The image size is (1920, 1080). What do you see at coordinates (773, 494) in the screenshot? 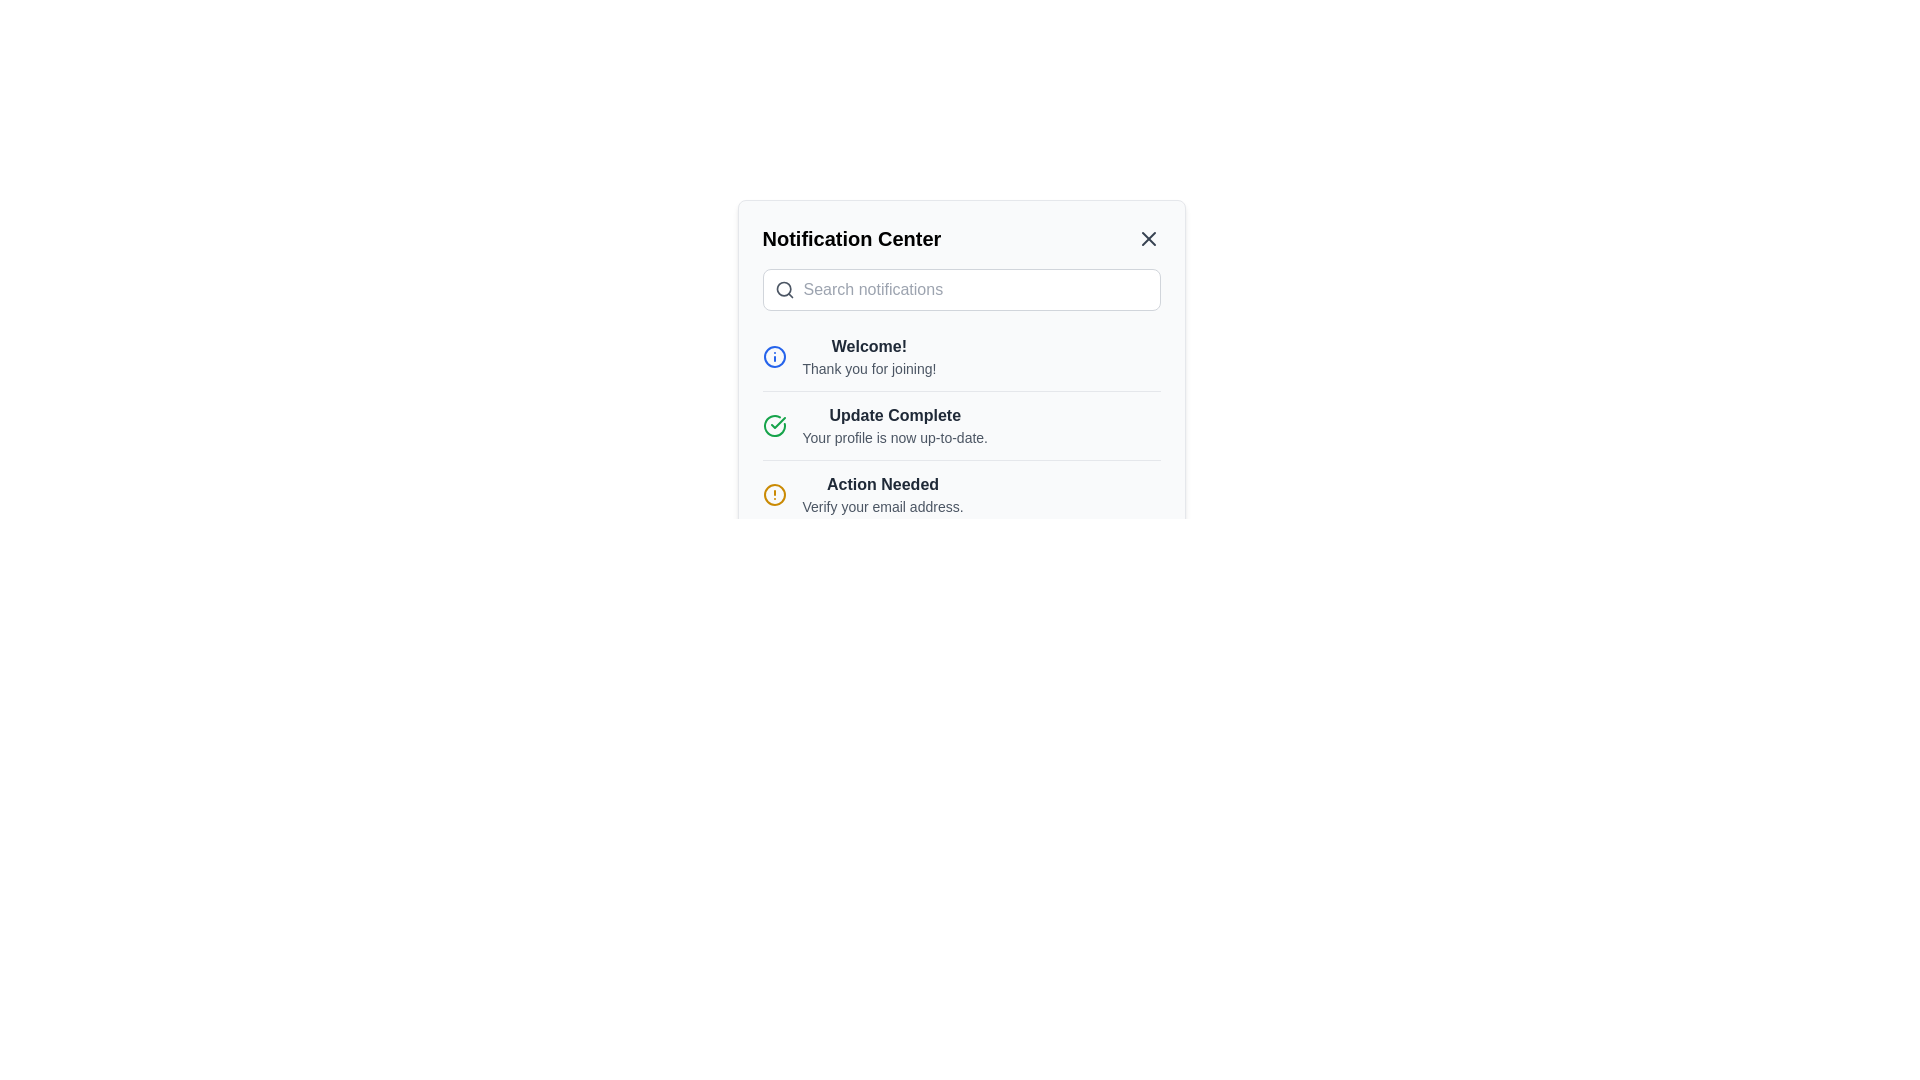
I see `the circular indicator within the yellow alert icon located next to the 'Action Needed' text in the Notification Center` at bounding box center [773, 494].